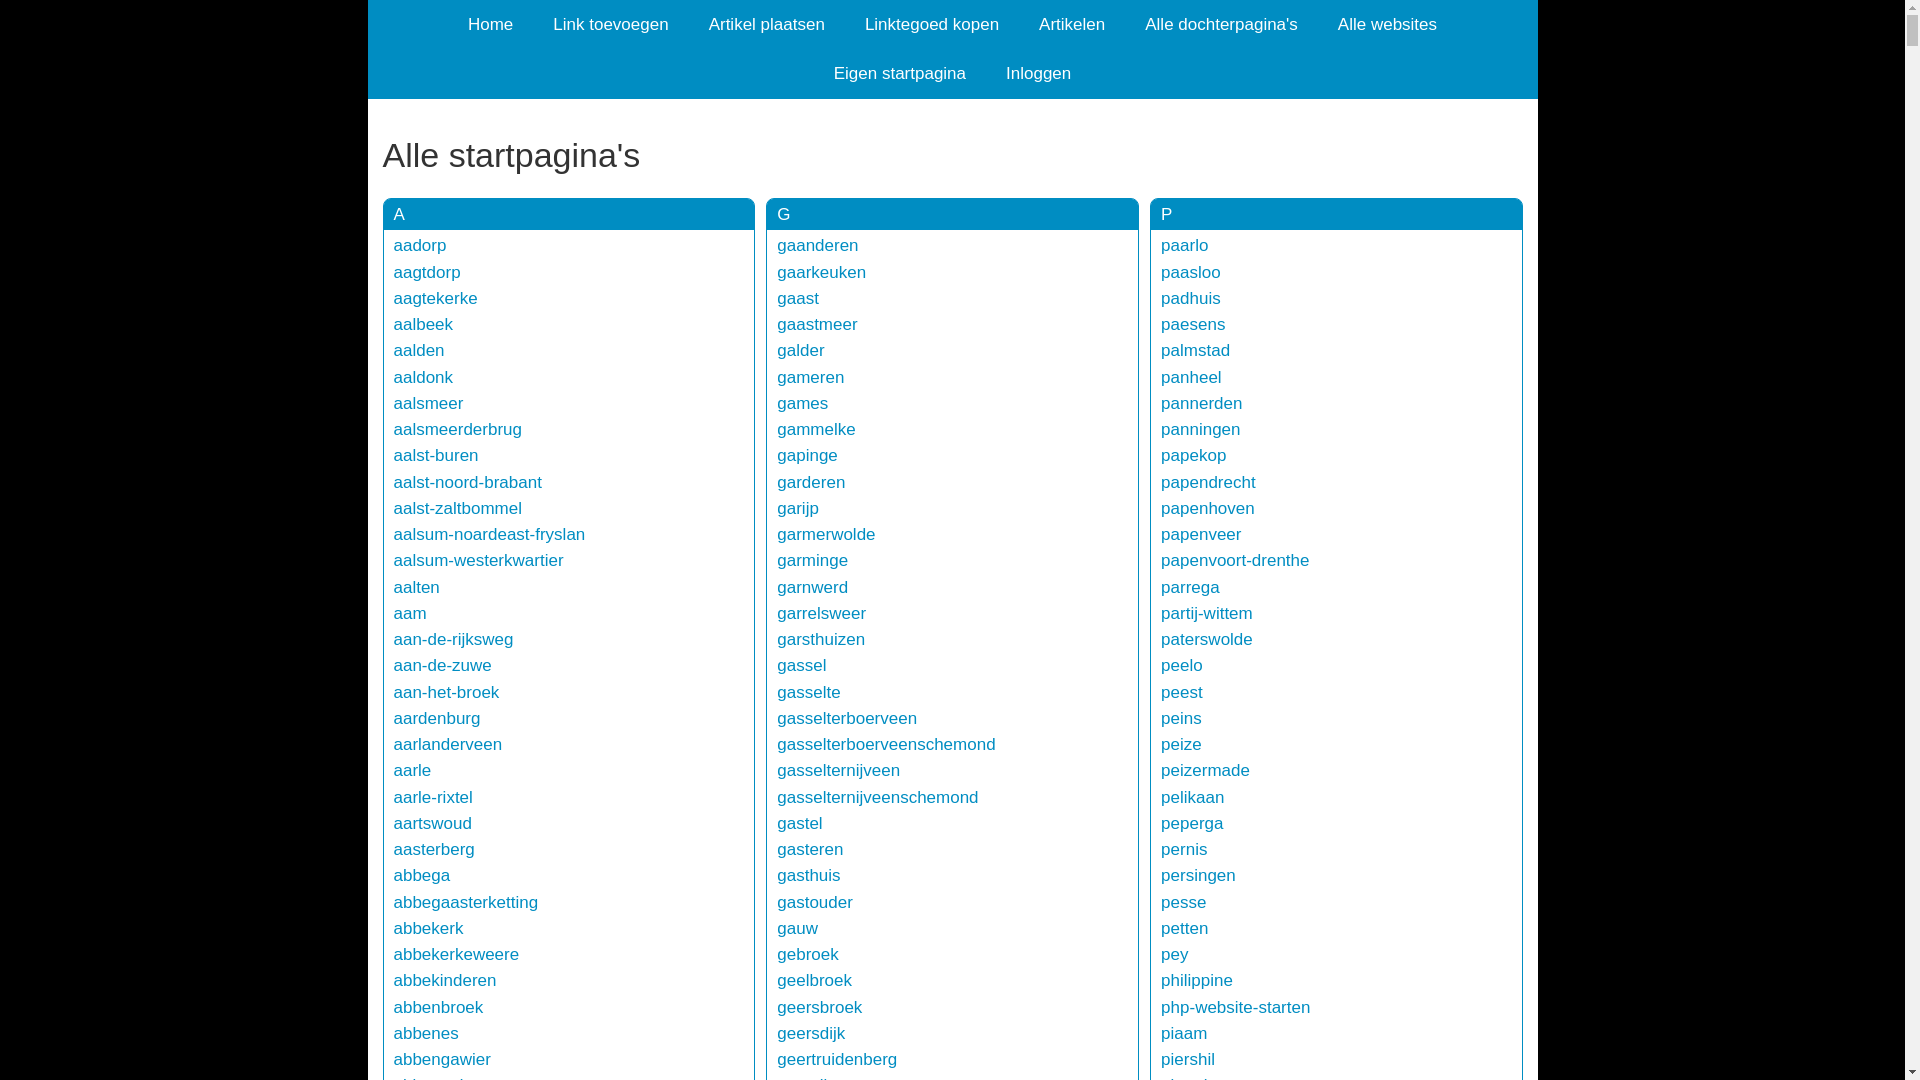 The height and width of the screenshot is (1080, 1920). I want to click on 'philippine', so click(1196, 979).